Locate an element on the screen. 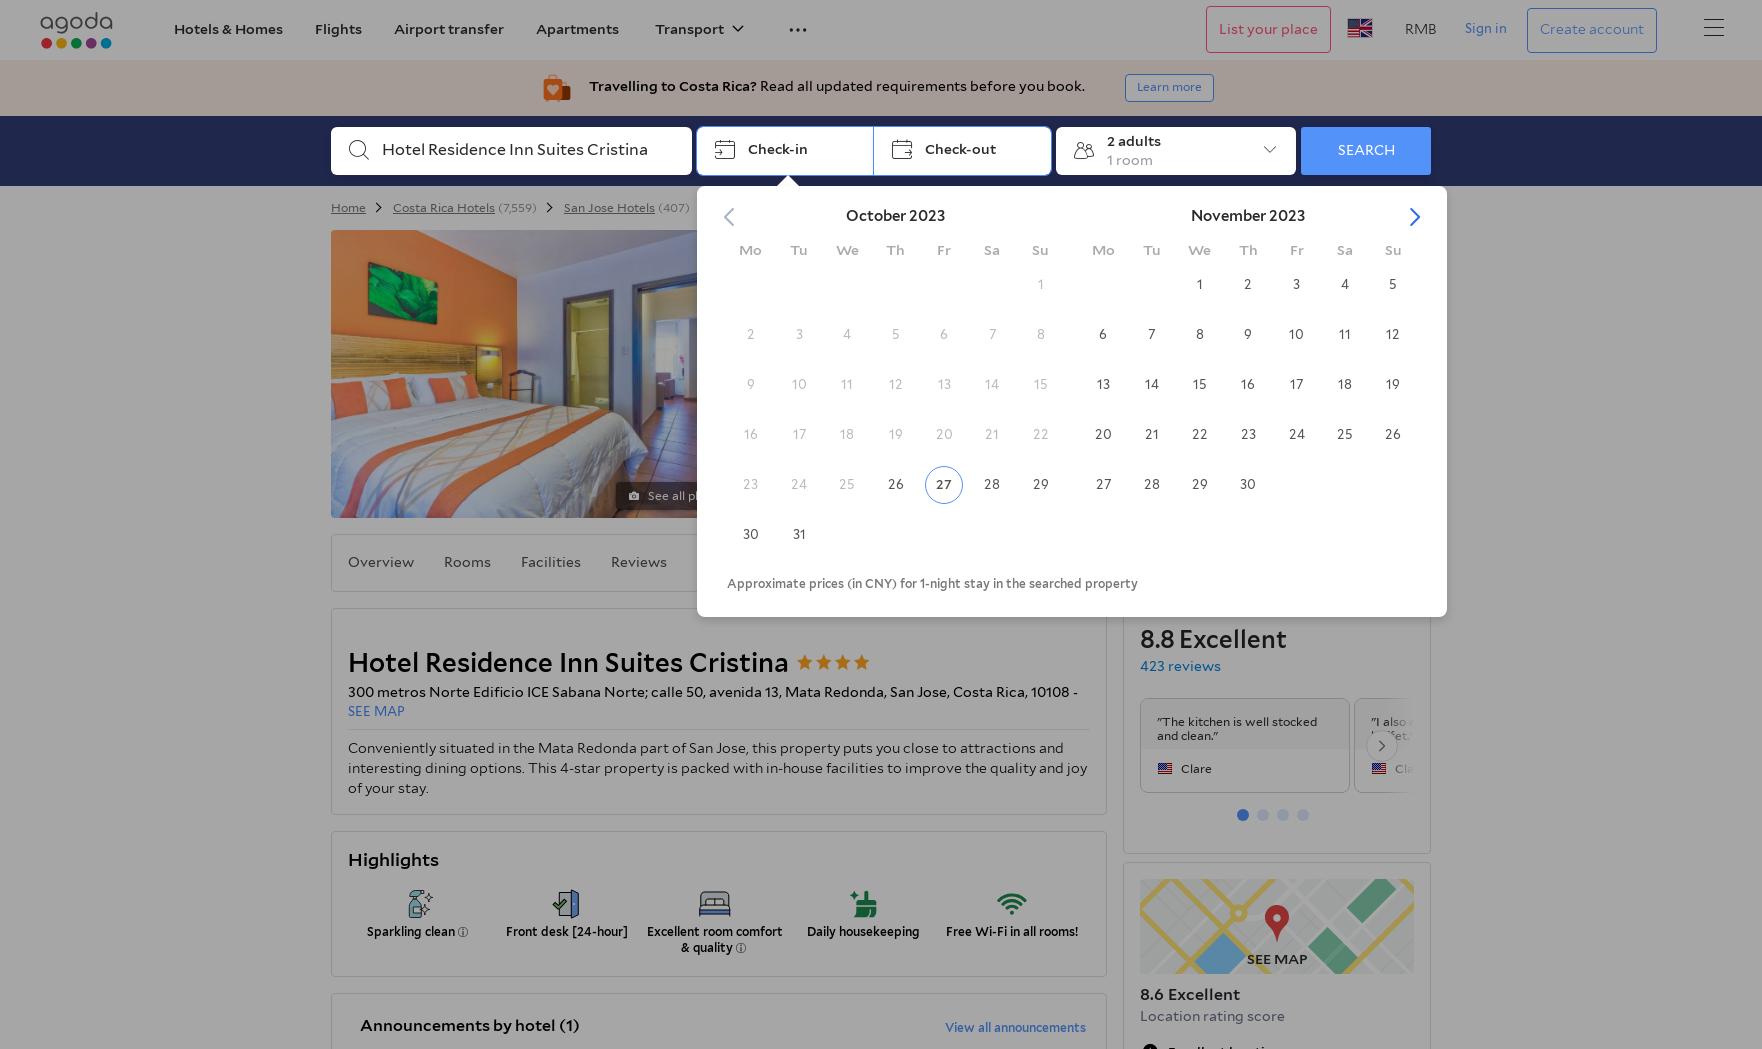 This screenshot has width=1762, height=1049. 'Airport transfer' is located at coordinates (447, 27).